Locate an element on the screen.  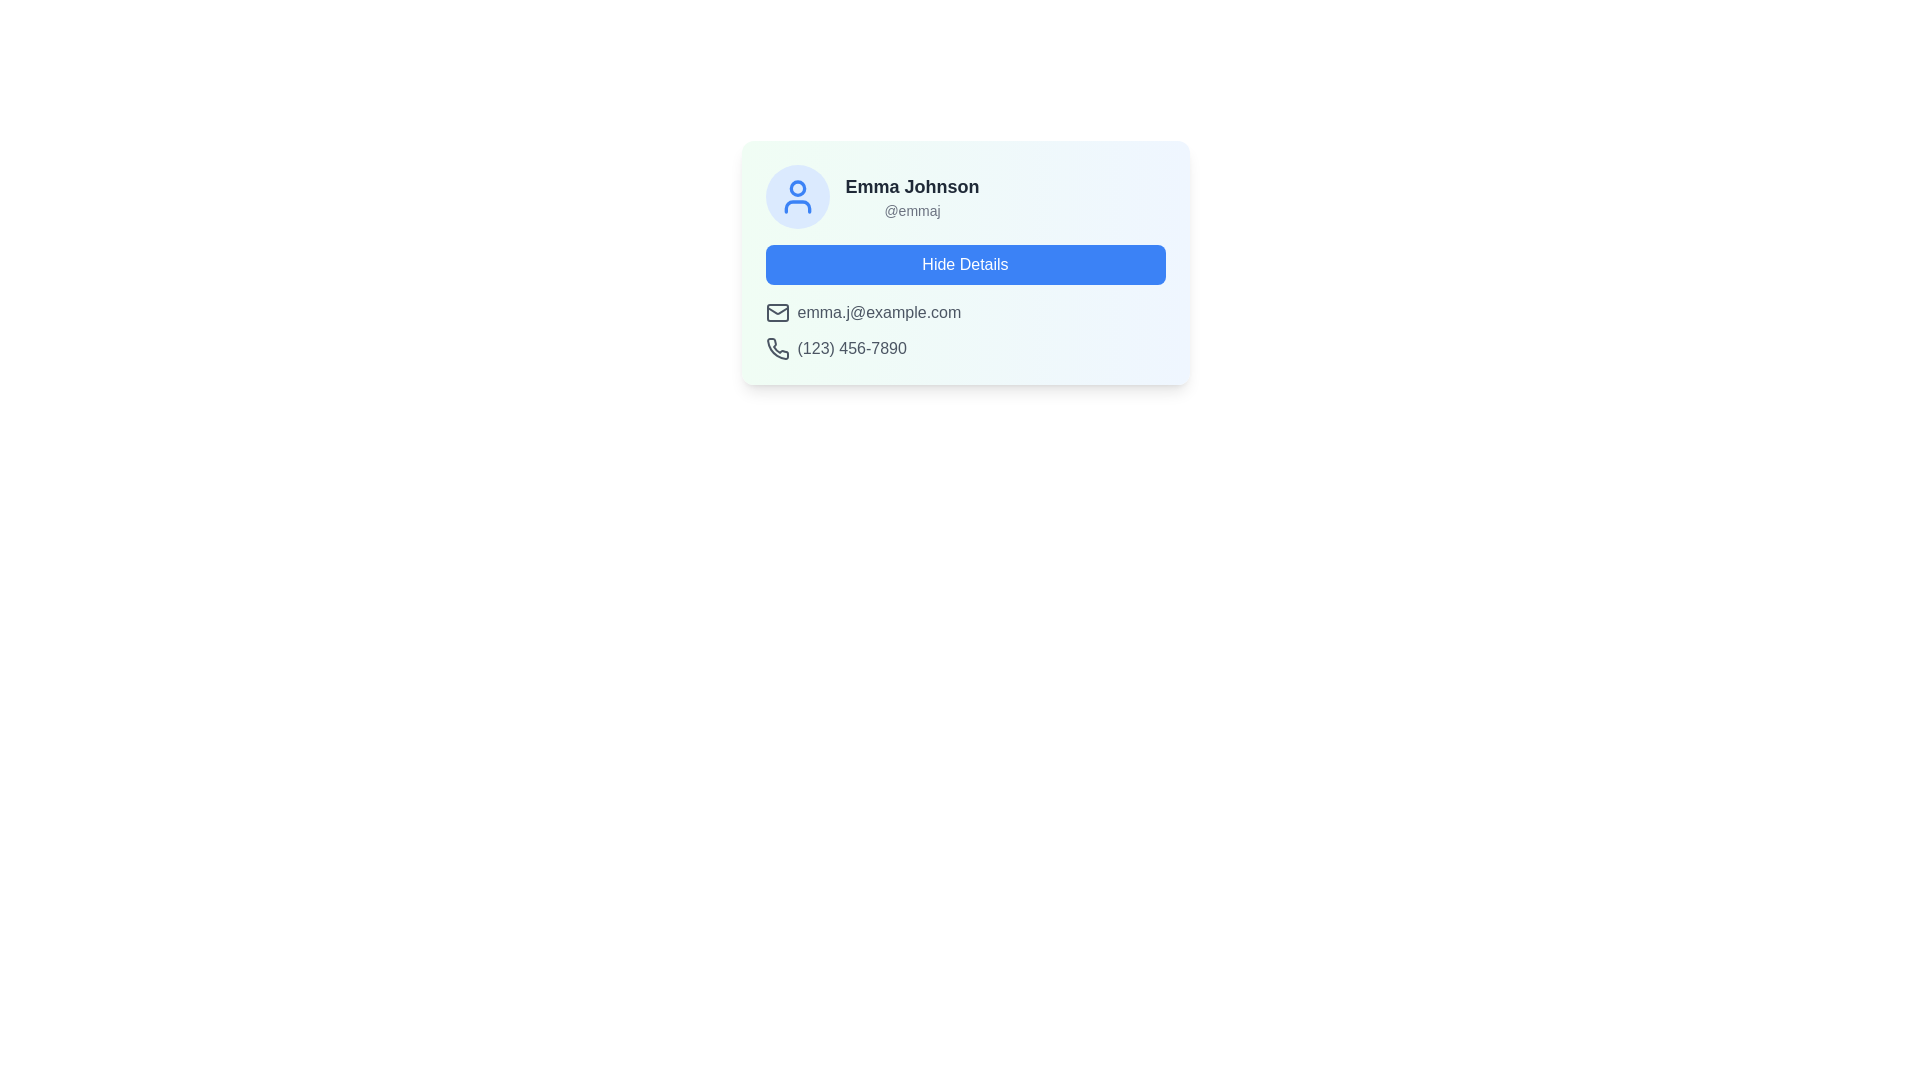
the static text element that displays the username associated with the individual 'Emma Johnson', located in the top-left corner of the card layout is located at coordinates (911, 211).